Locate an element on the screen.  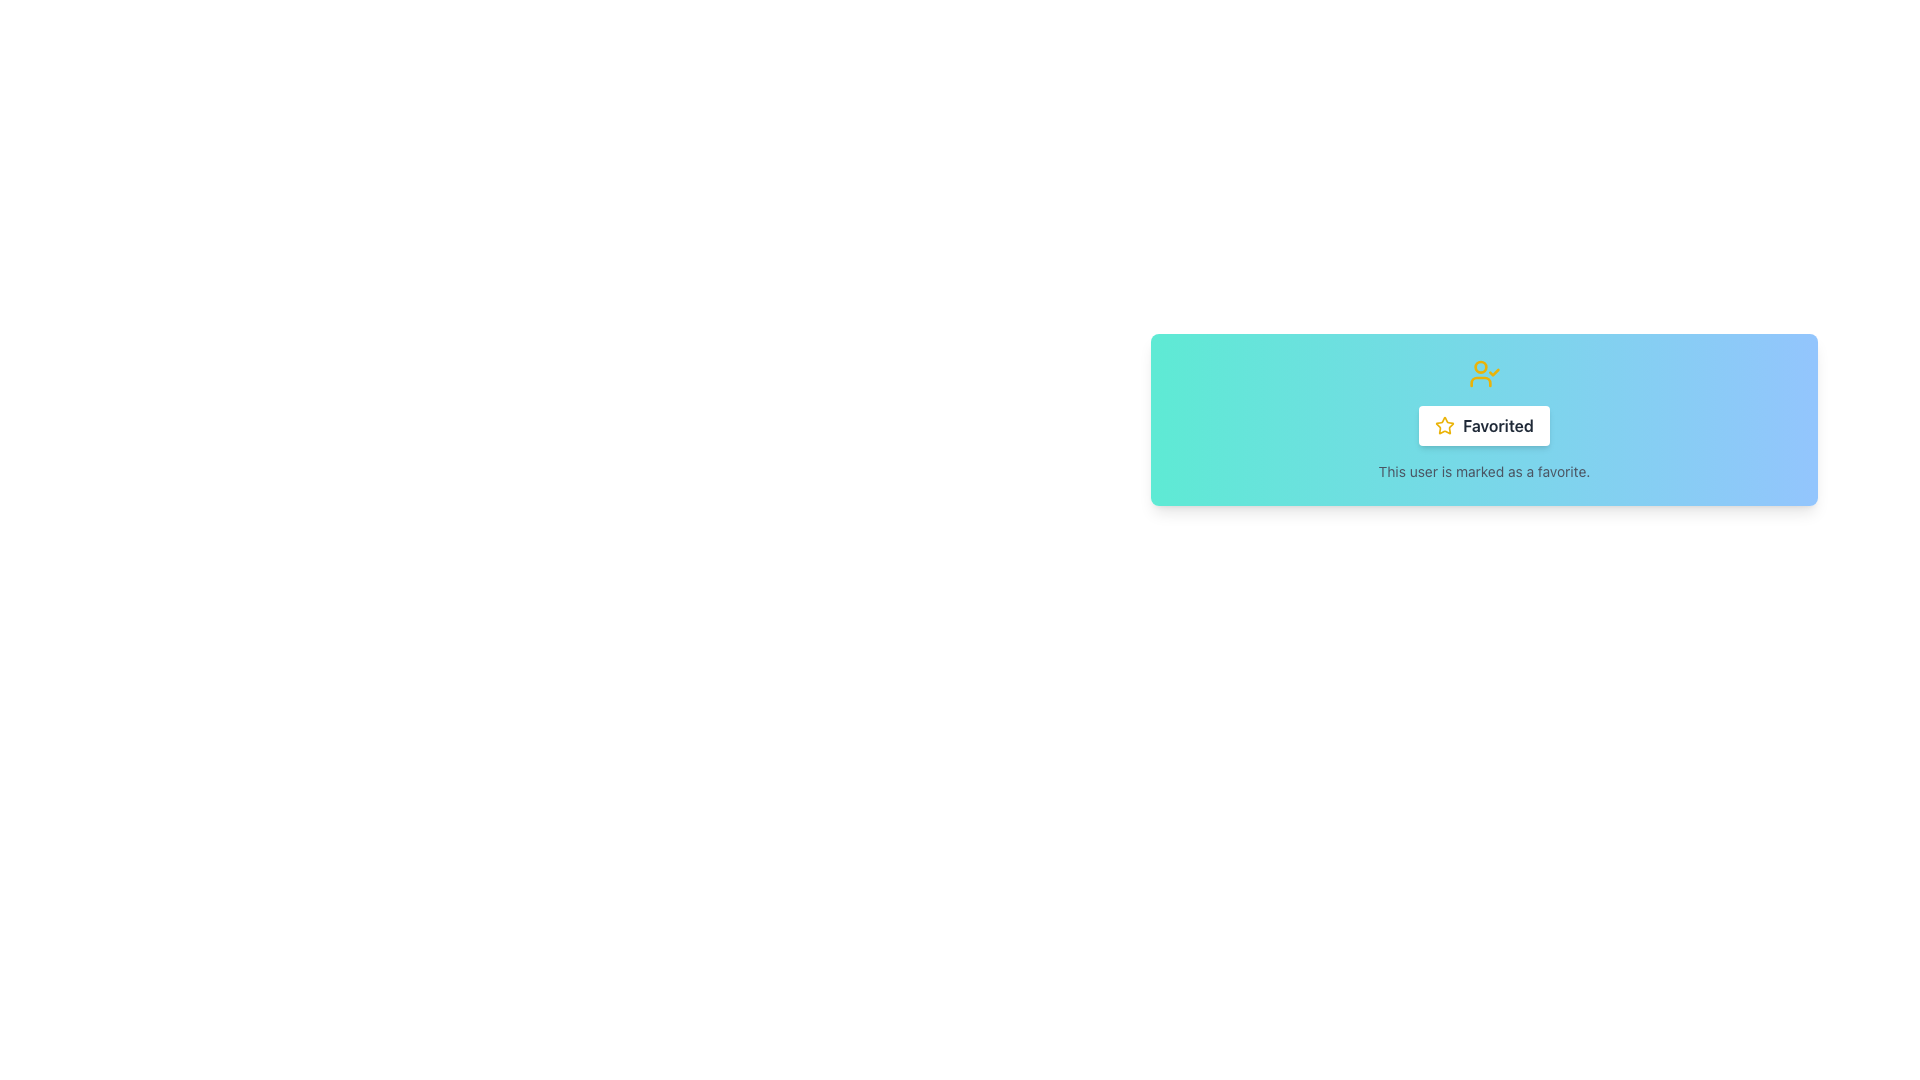
the yellow star icon, which is the first item in a horizontal row next to the text label 'Favorited' is located at coordinates (1445, 424).